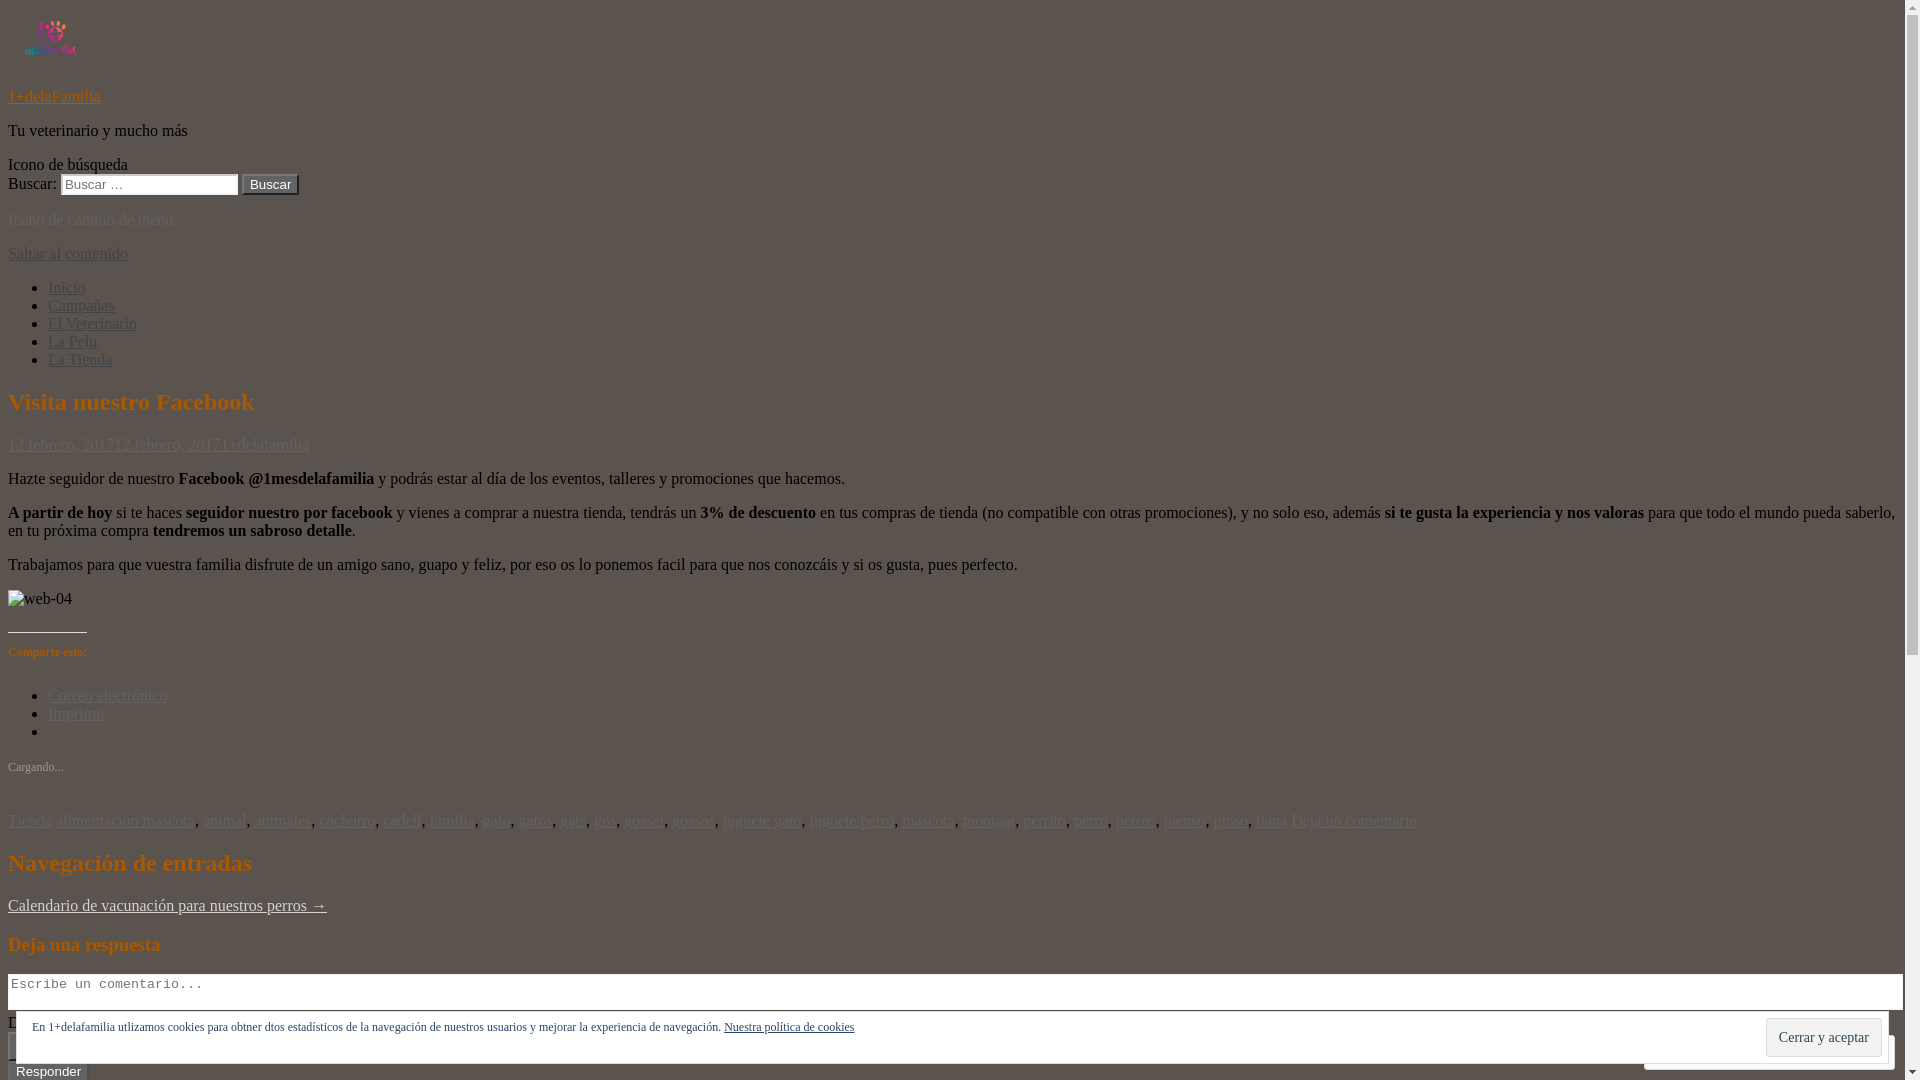 The height and width of the screenshot is (1080, 1920). I want to click on 'El Veterinario', so click(48, 322).